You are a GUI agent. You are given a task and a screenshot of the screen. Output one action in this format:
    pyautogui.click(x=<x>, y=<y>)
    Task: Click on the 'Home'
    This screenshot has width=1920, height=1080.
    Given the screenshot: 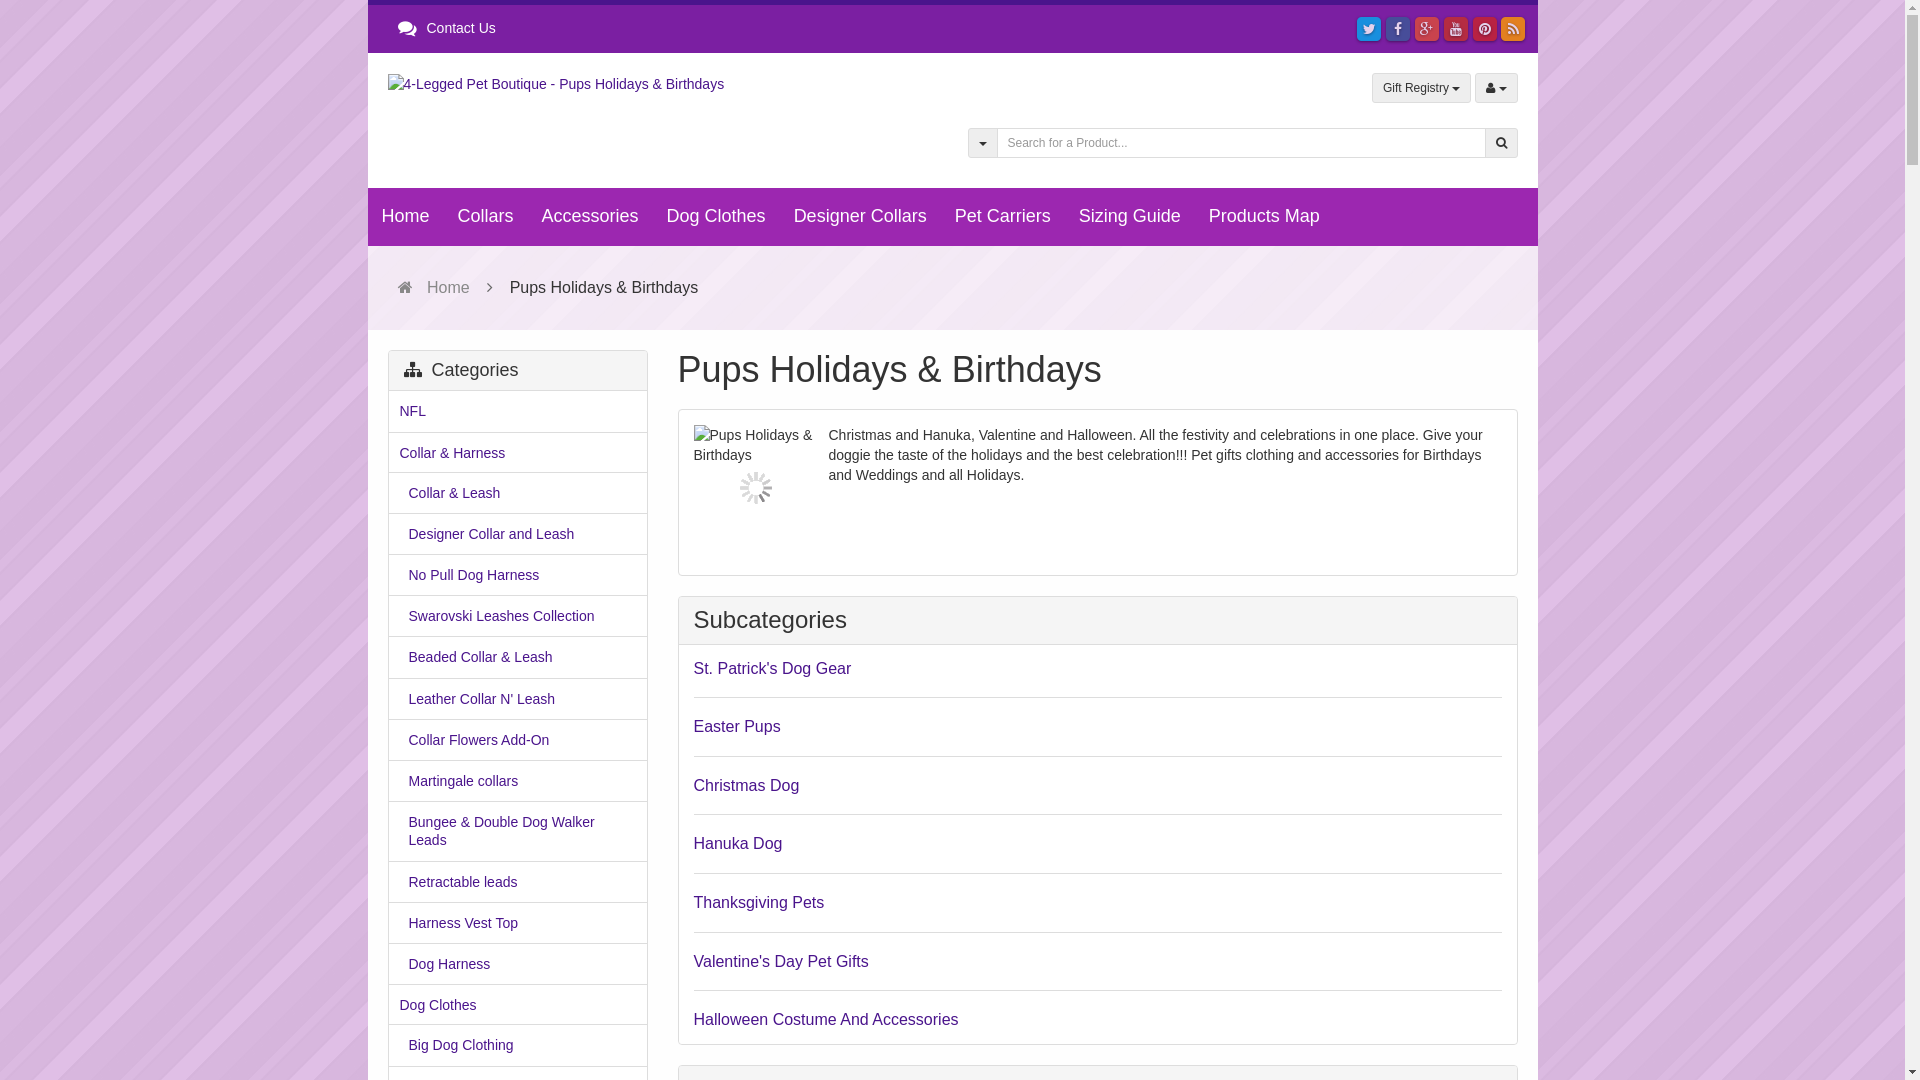 What is the action you would take?
    pyautogui.click(x=432, y=287)
    